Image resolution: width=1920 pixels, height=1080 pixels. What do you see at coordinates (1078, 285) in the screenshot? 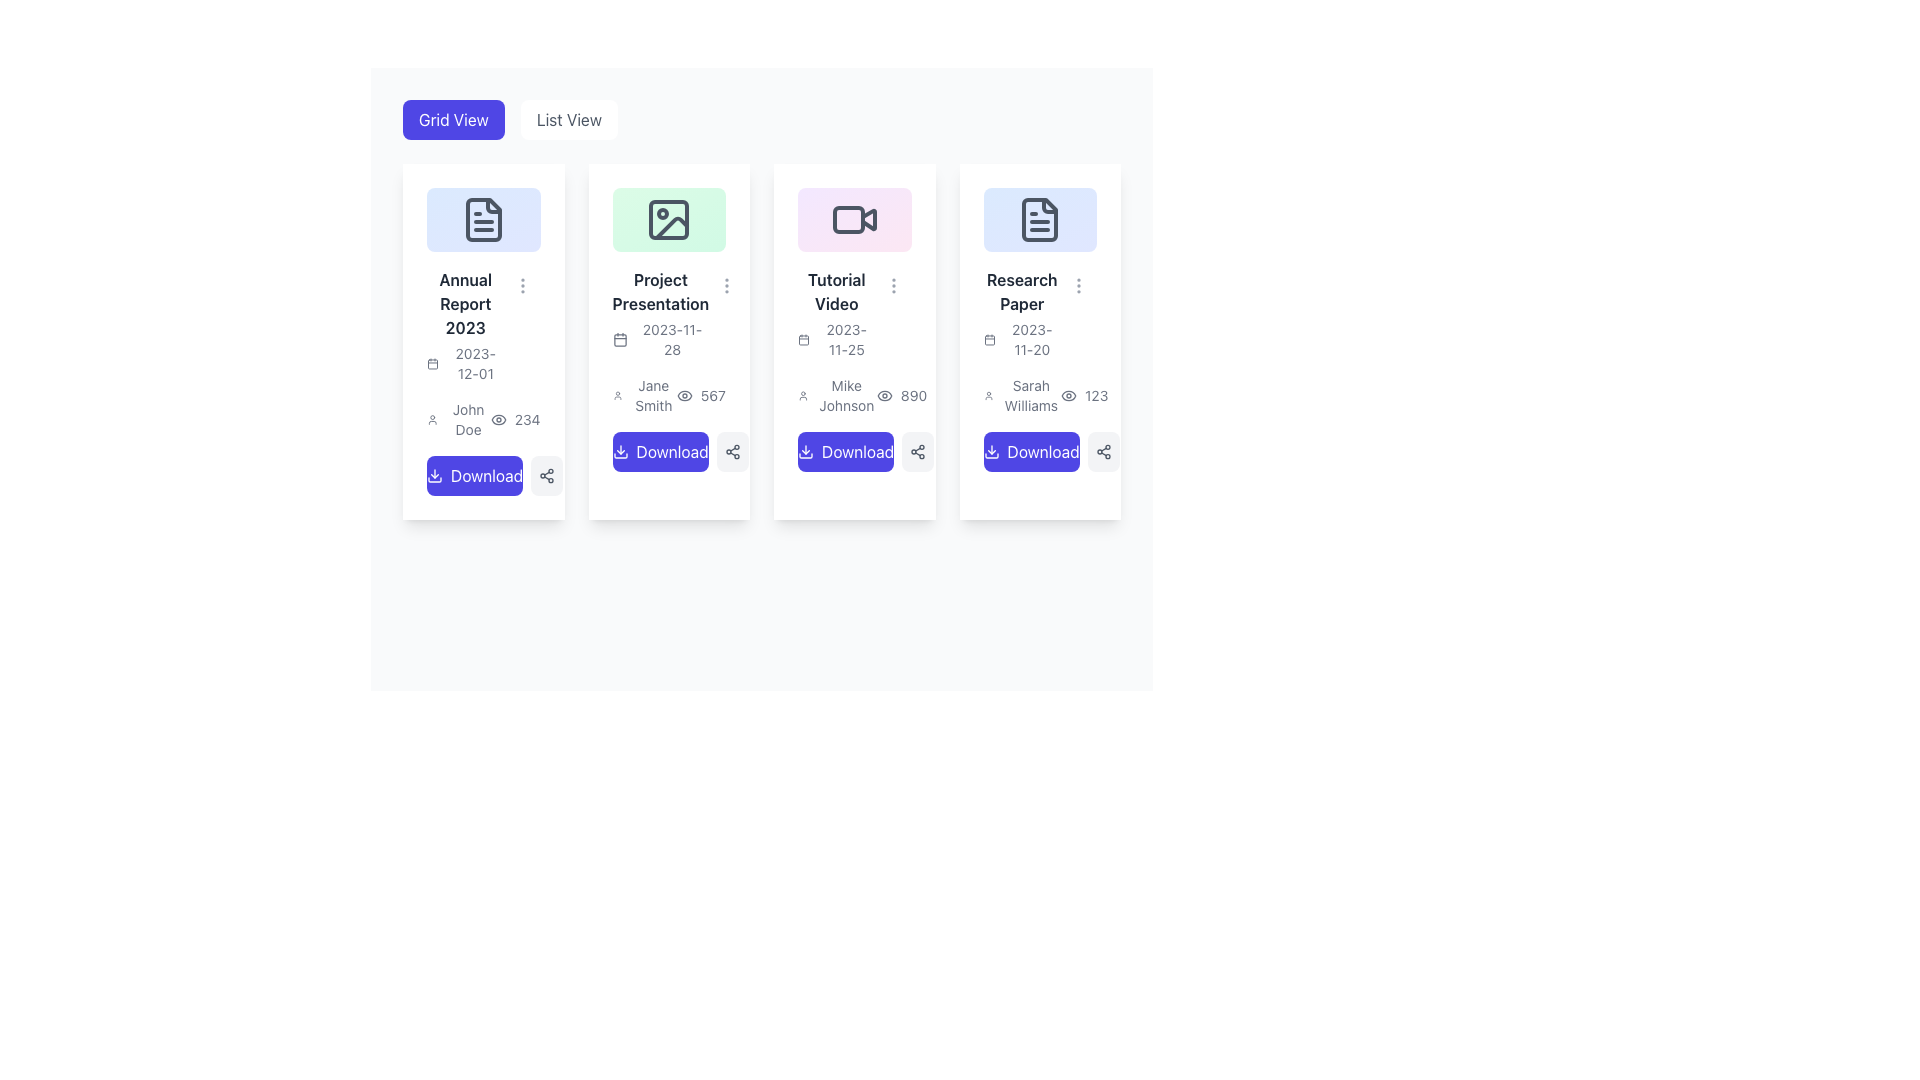
I see `the interactive menu trigger icon located at the top-right corner of the 'Research Paper' card` at bounding box center [1078, 285].